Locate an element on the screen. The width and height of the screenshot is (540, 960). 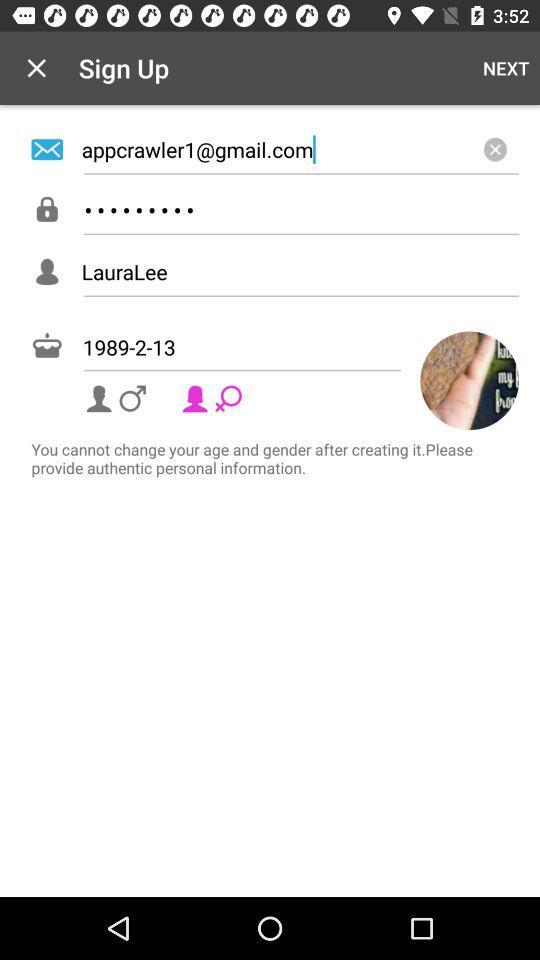
the icon to the right of the sign up icon is located at coordinates (505, 68).